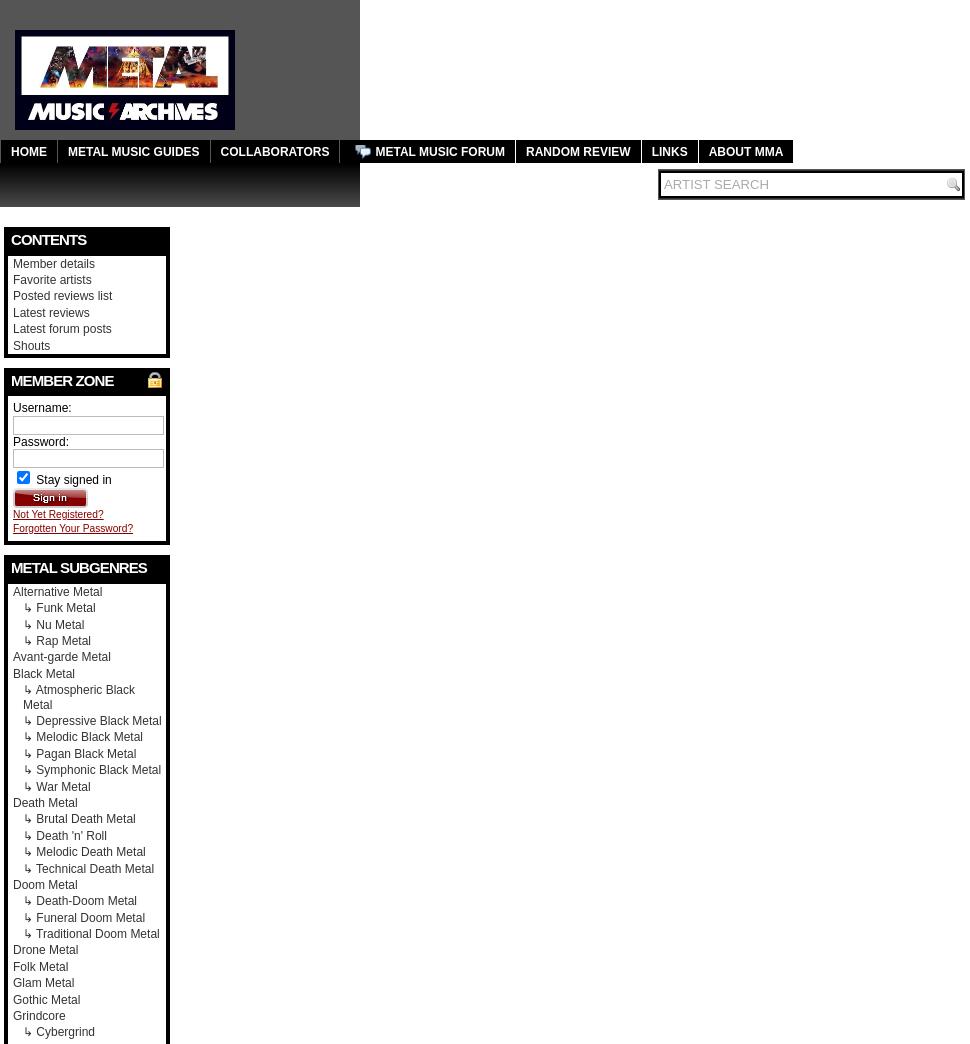 Image resolution: width=970 pixels, height=1044 pixels. I want to click on '↳ Atmospheric Black Metal', so click(77, 695).